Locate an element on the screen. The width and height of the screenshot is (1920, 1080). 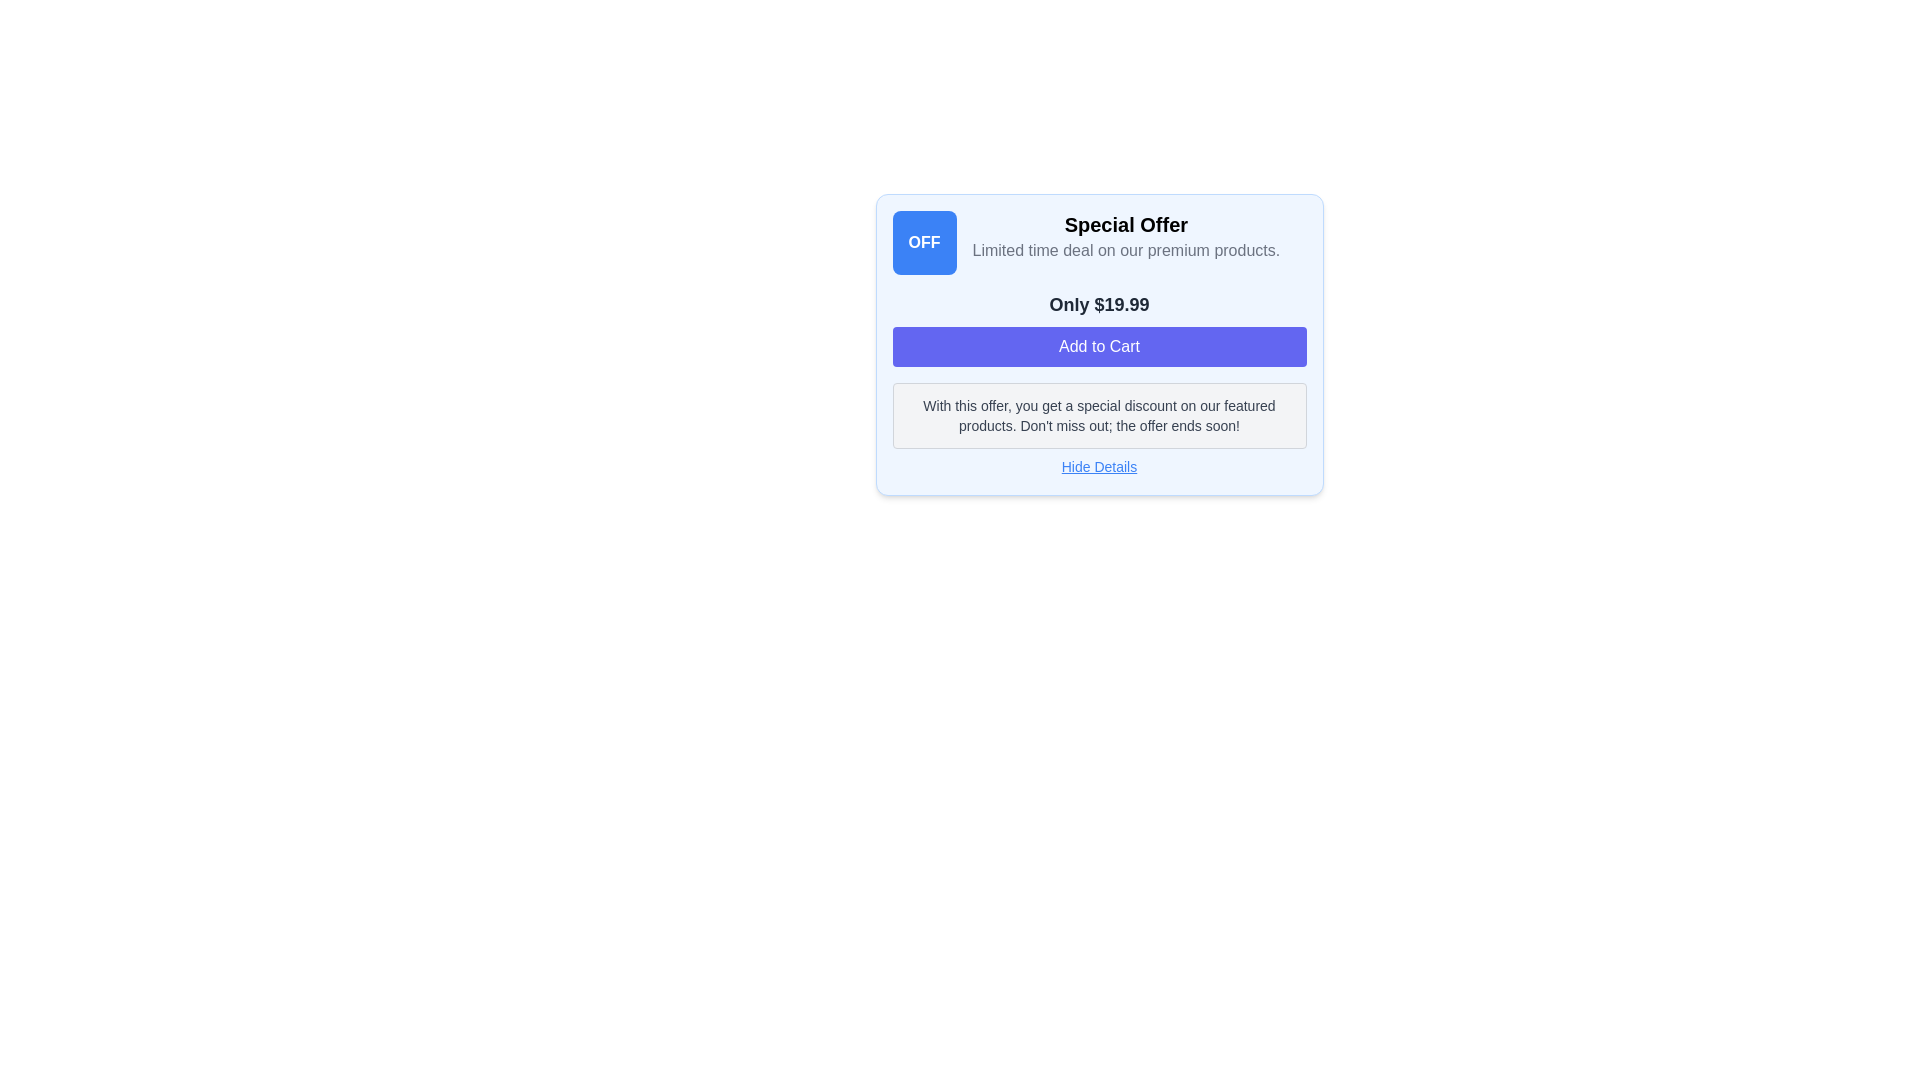
the Text content block that provides additional descriptive or promotional content related to the offer, positioned before the 'Hide Details' link and centered within the promotional box is located at coordinates (1098, 415).